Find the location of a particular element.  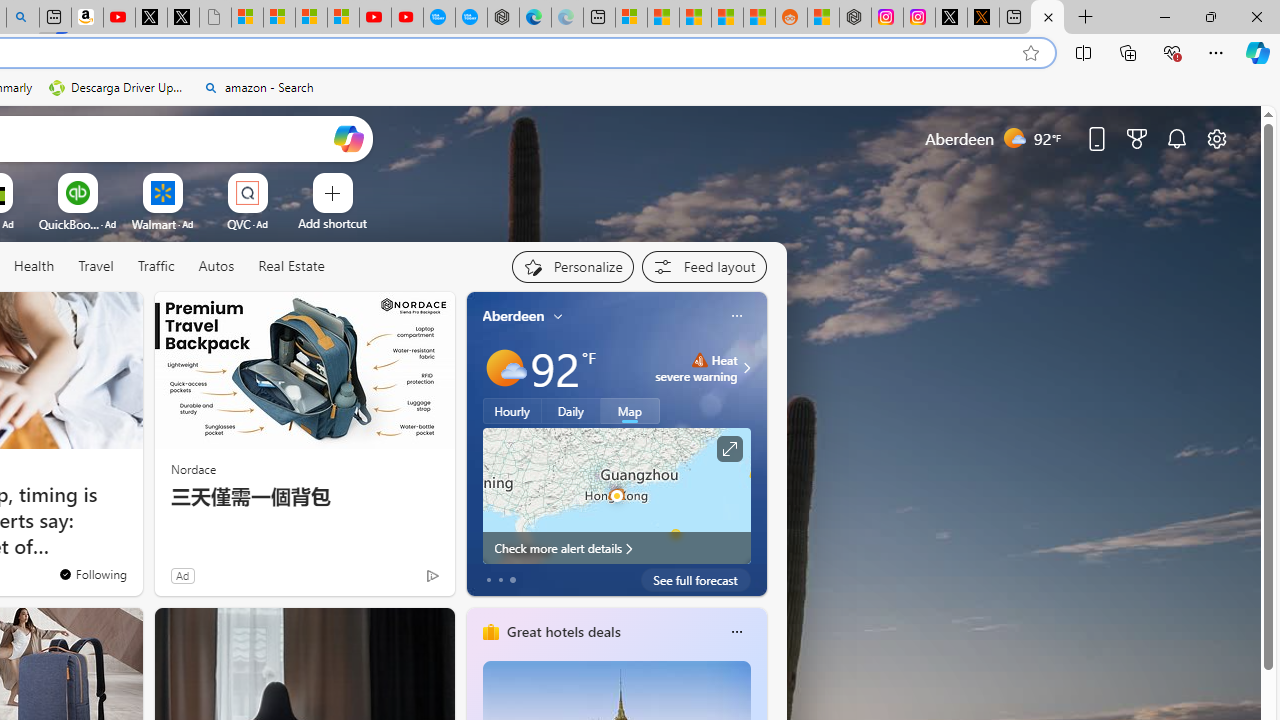

'hotels-header-icon' is located at coordinates (490, 632).